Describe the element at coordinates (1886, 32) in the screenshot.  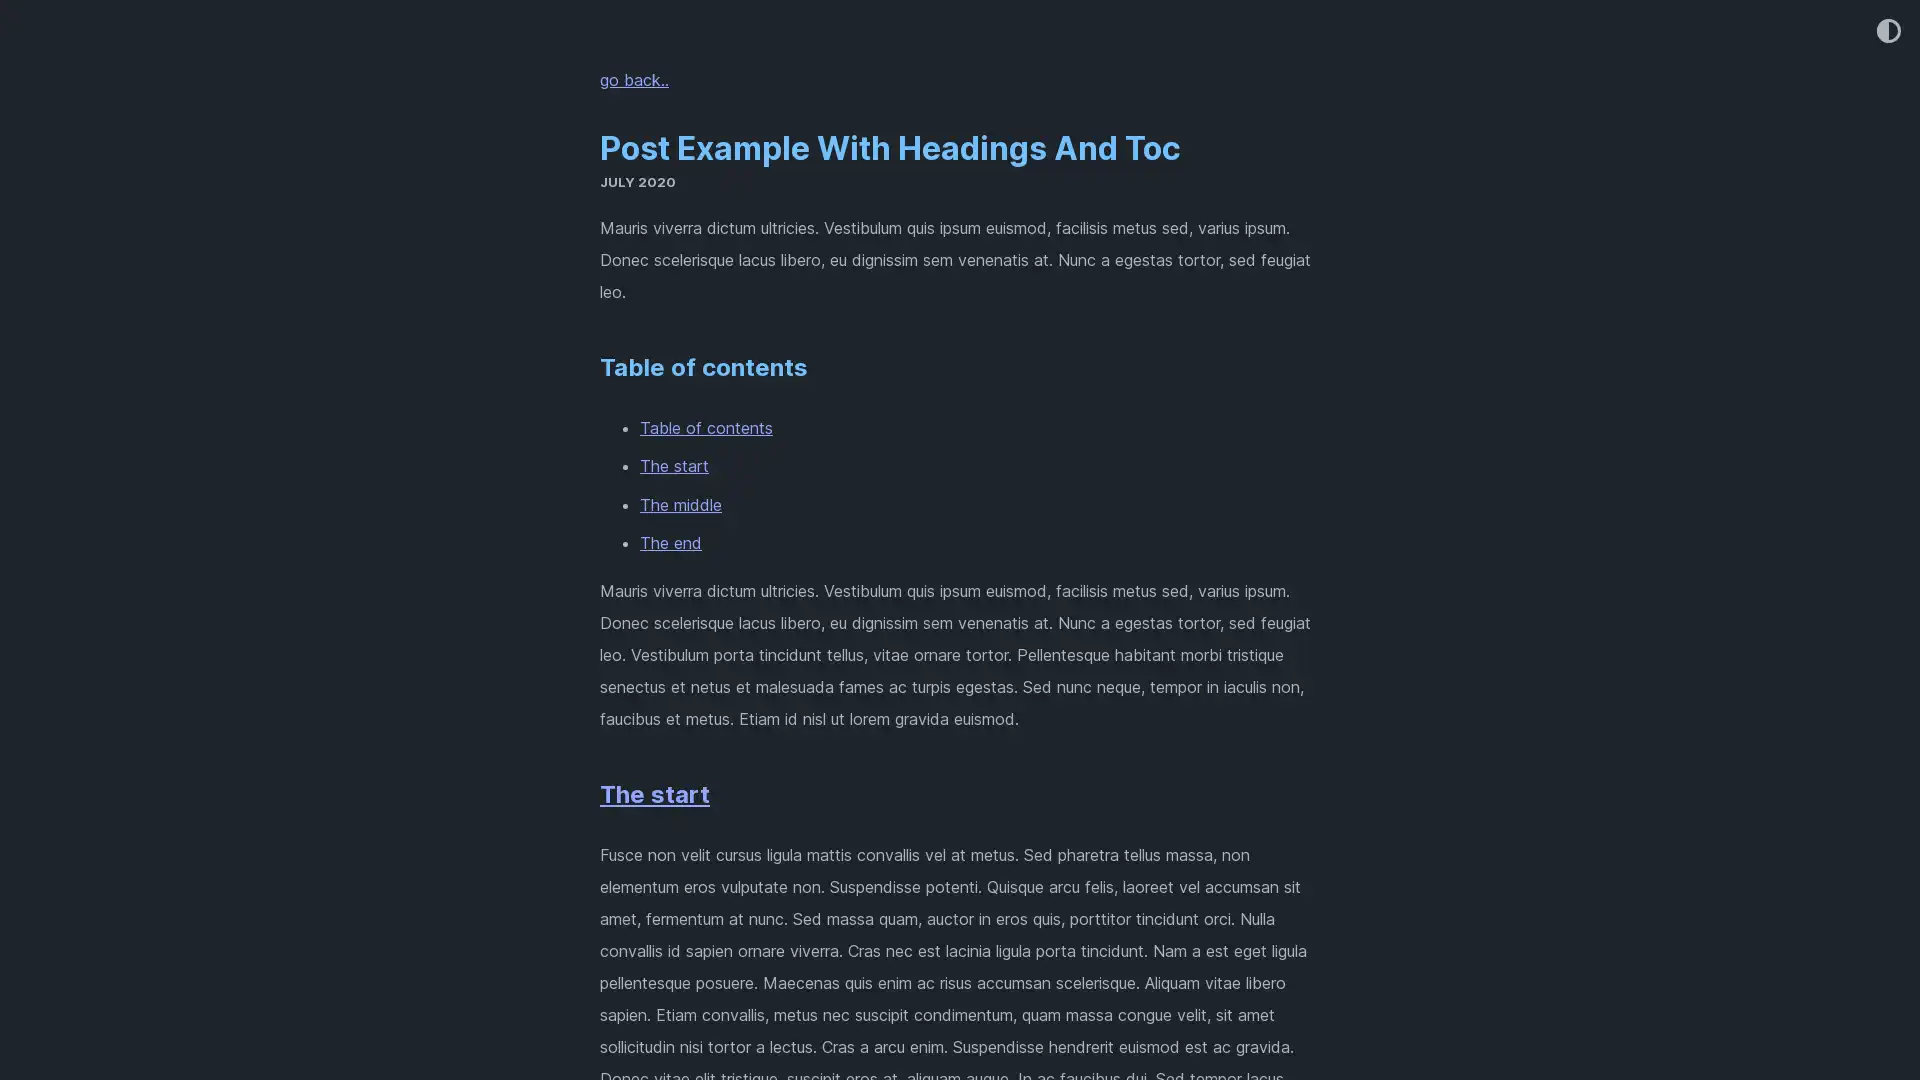
I see `Toggle Theme` at that location.